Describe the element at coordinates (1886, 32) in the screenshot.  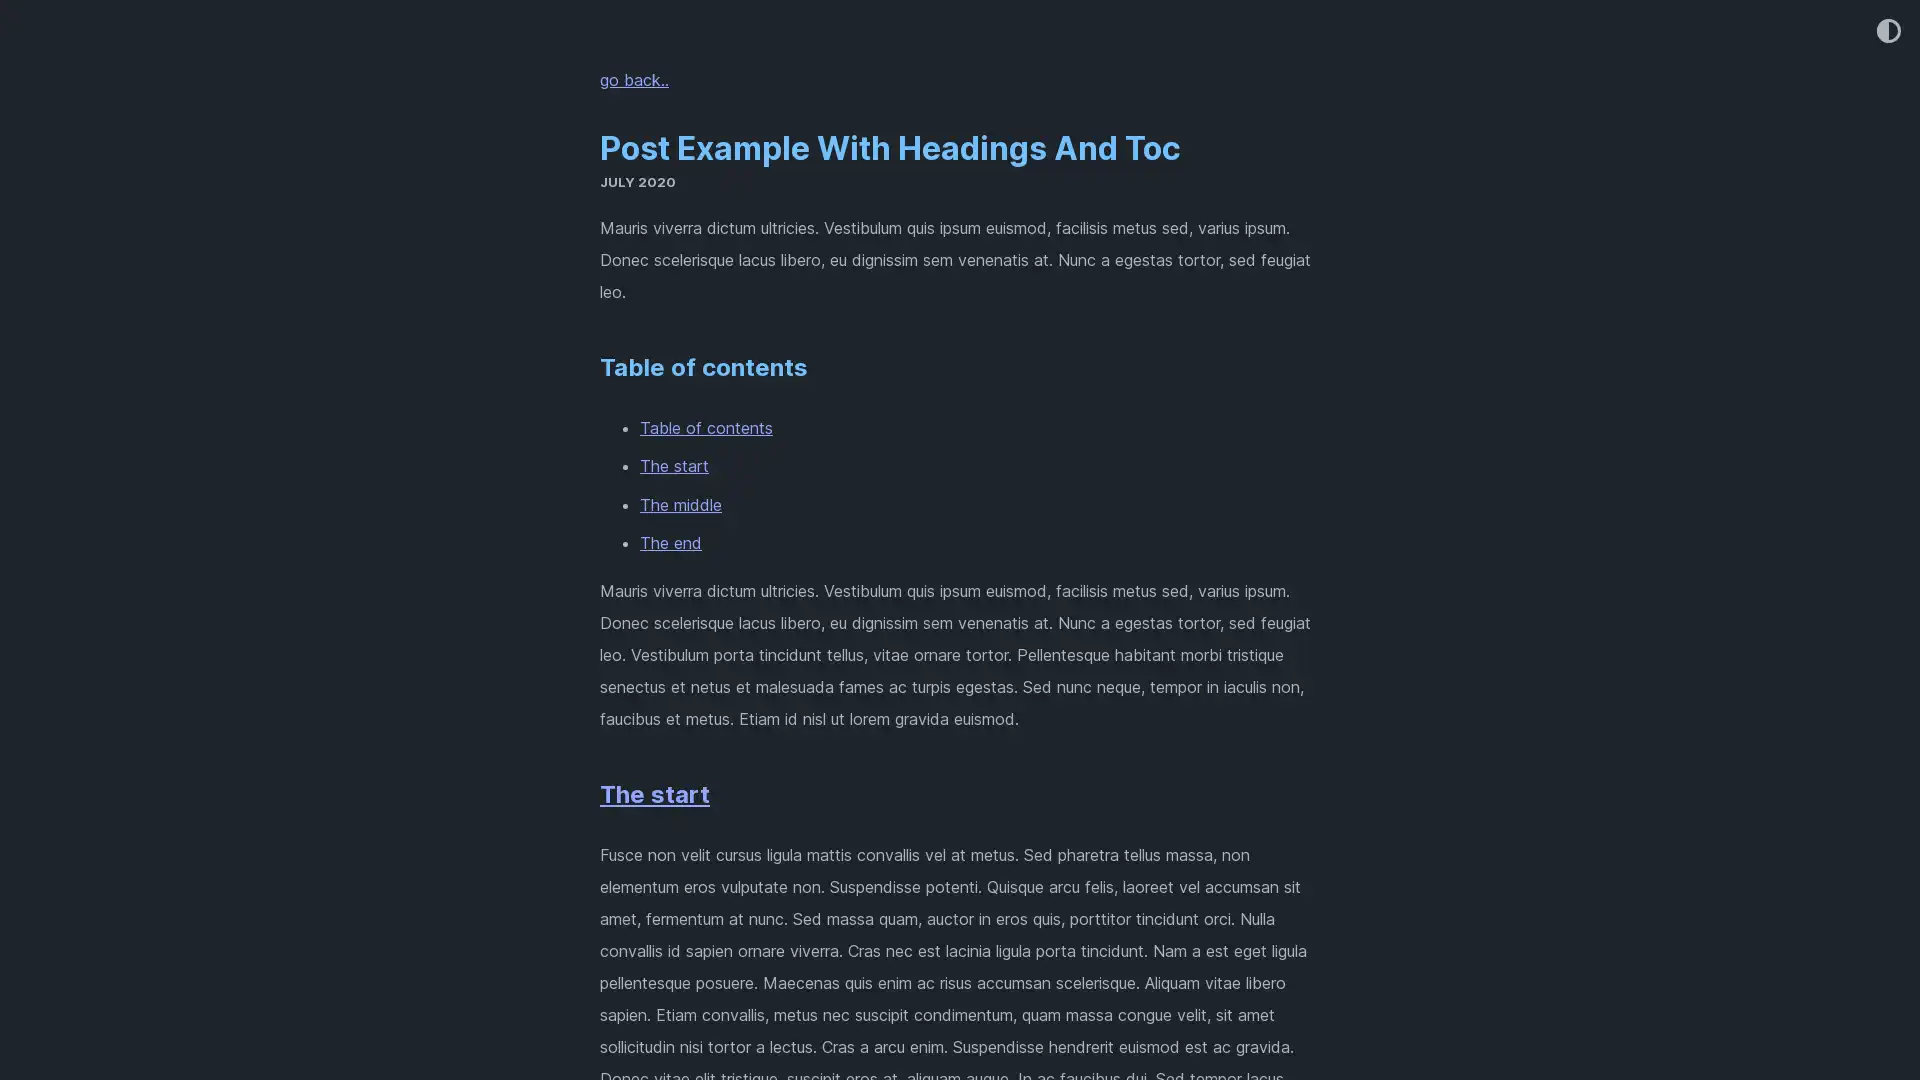
I see `Toggle Theme` at that location.